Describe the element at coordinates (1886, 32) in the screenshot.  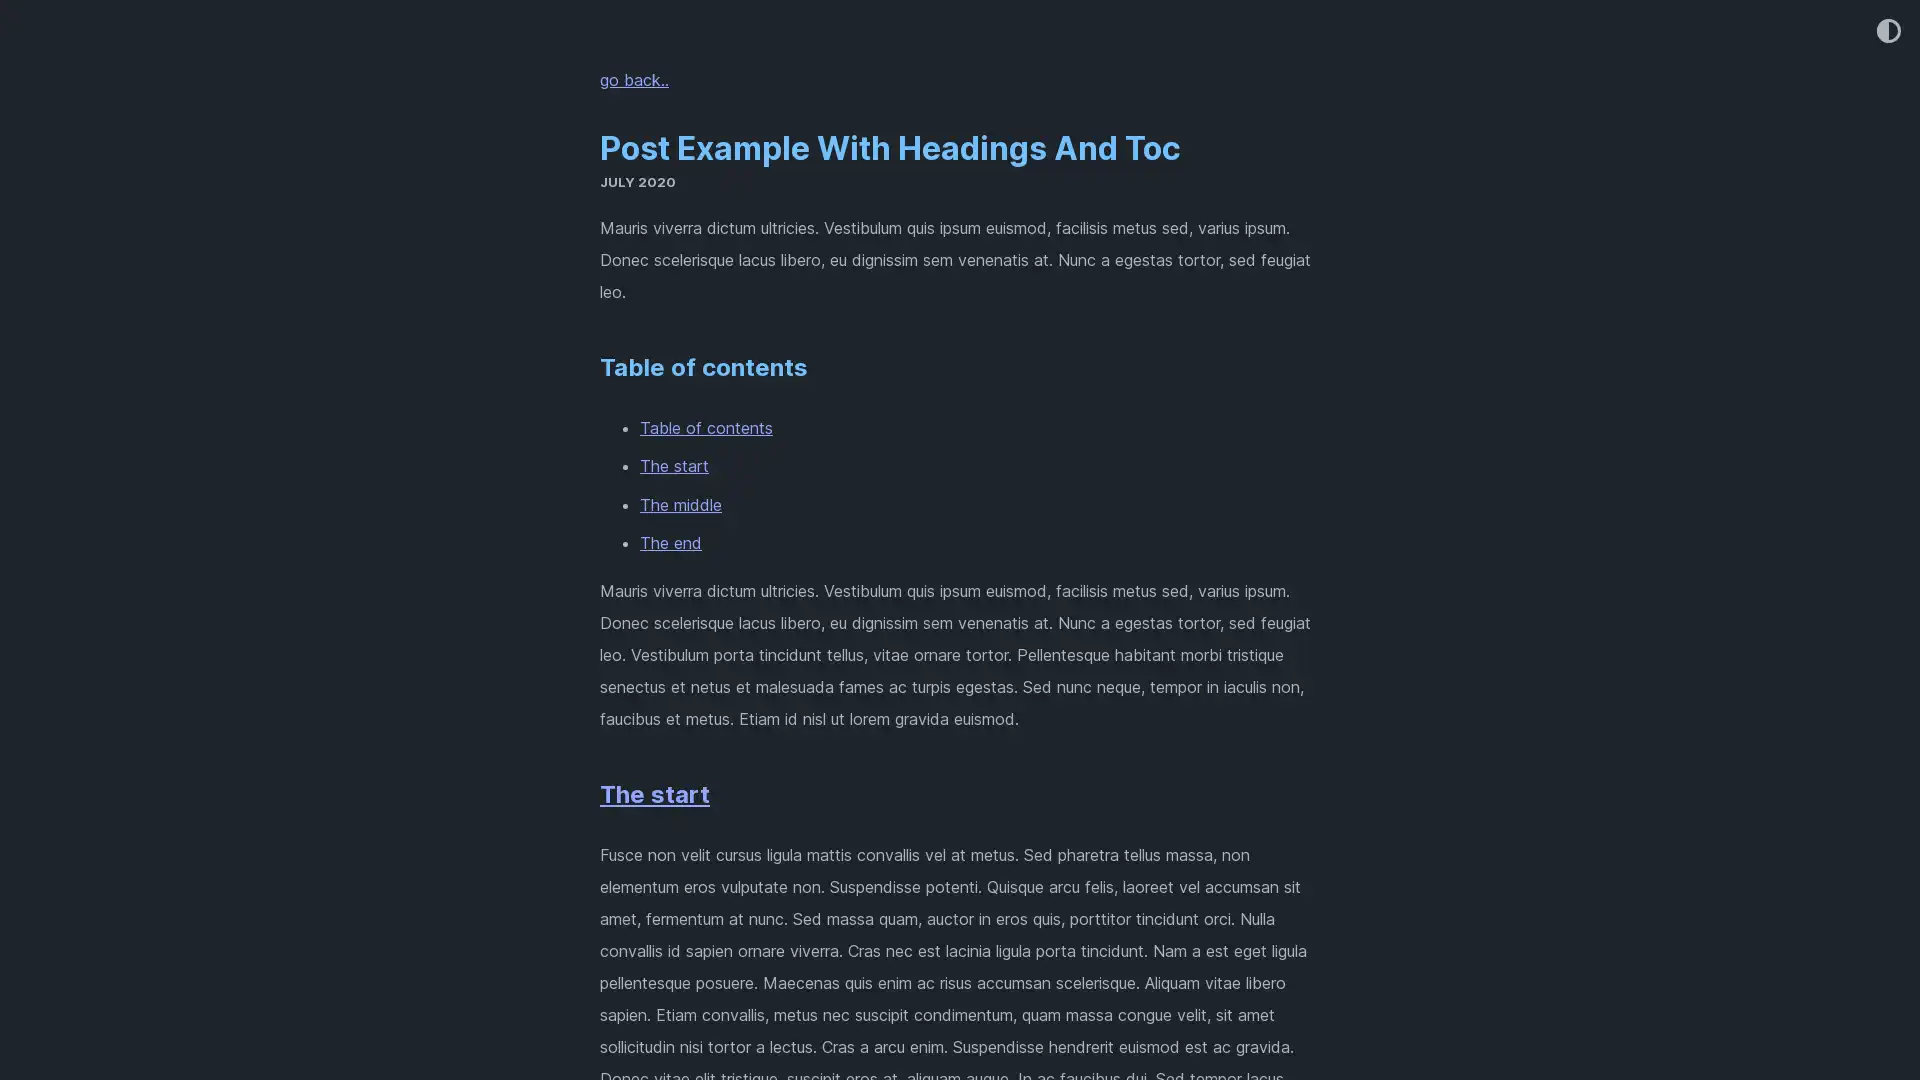
I see `Toggle Theme` at that location.